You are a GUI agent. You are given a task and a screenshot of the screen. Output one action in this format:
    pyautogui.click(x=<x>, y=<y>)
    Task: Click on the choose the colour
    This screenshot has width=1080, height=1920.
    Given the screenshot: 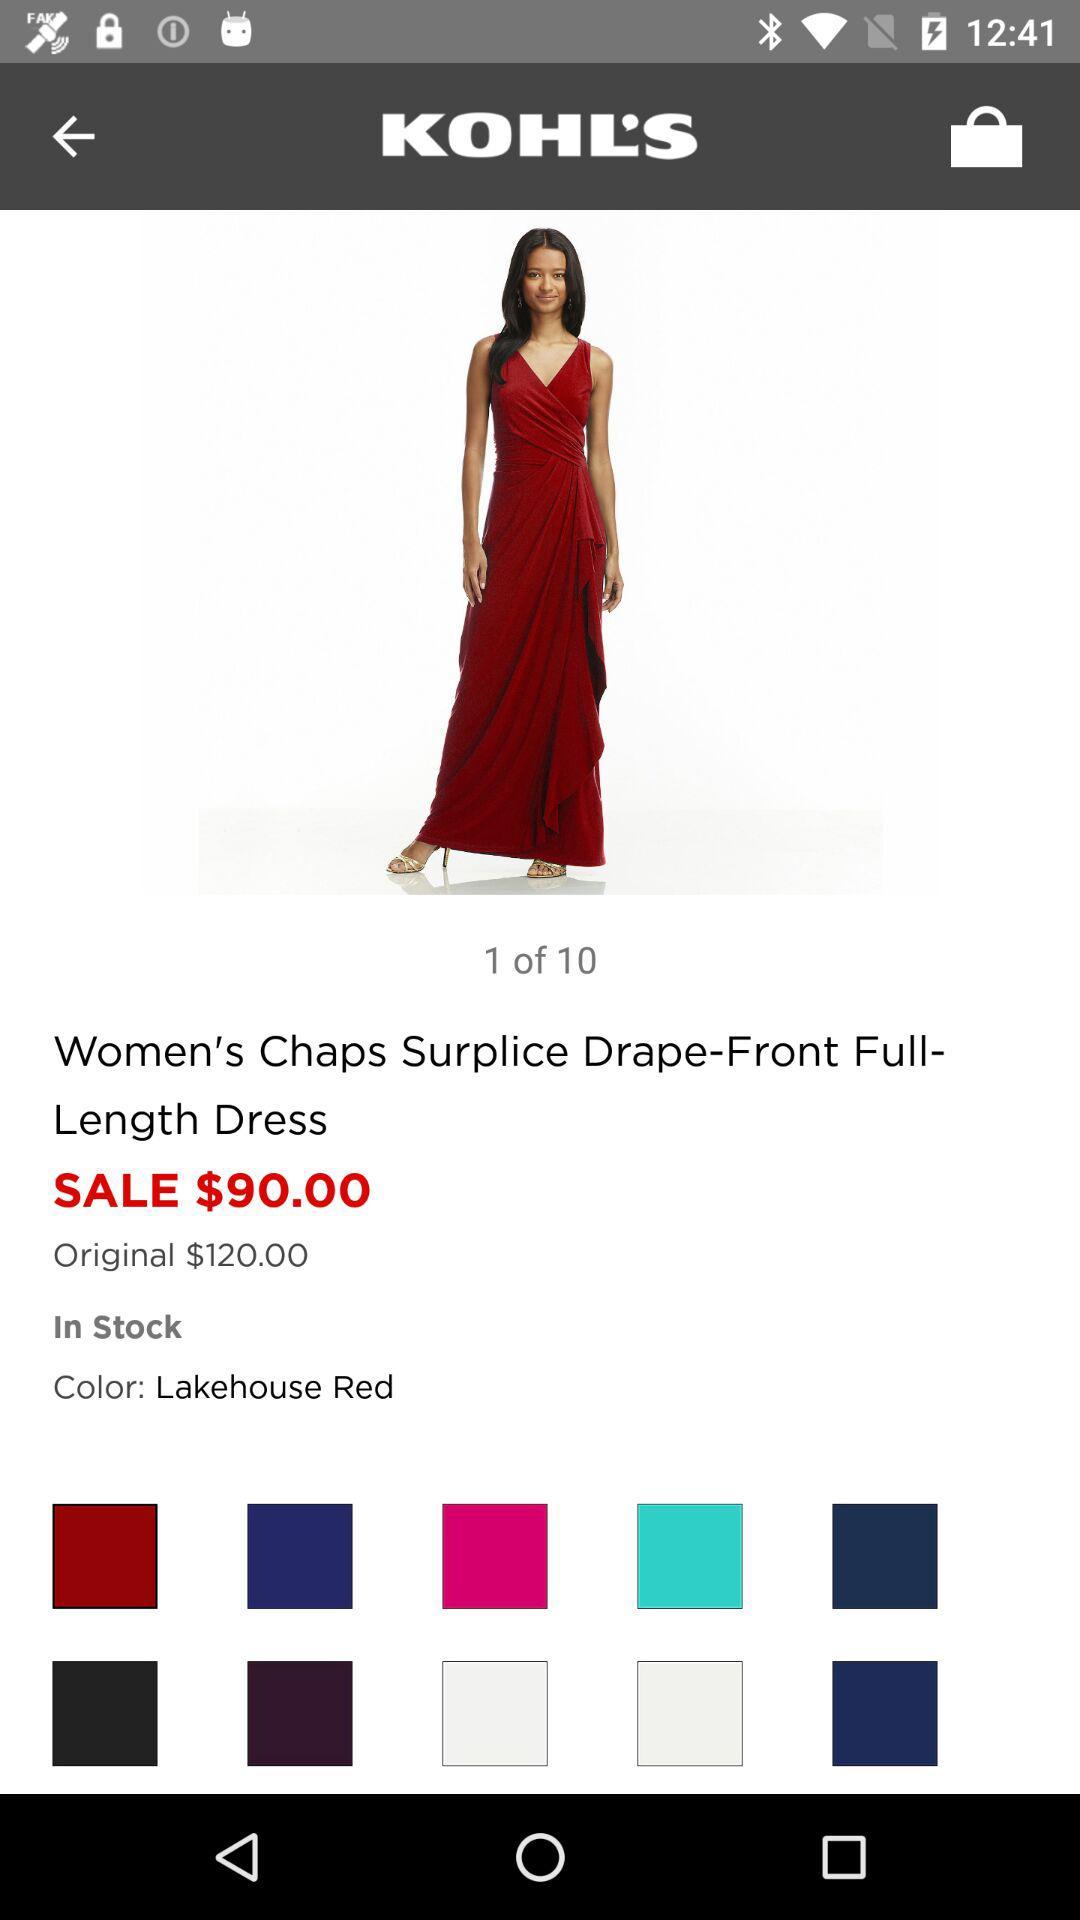 What is the action you would take?
    pyautogui.click(x=689, y=1555)
    